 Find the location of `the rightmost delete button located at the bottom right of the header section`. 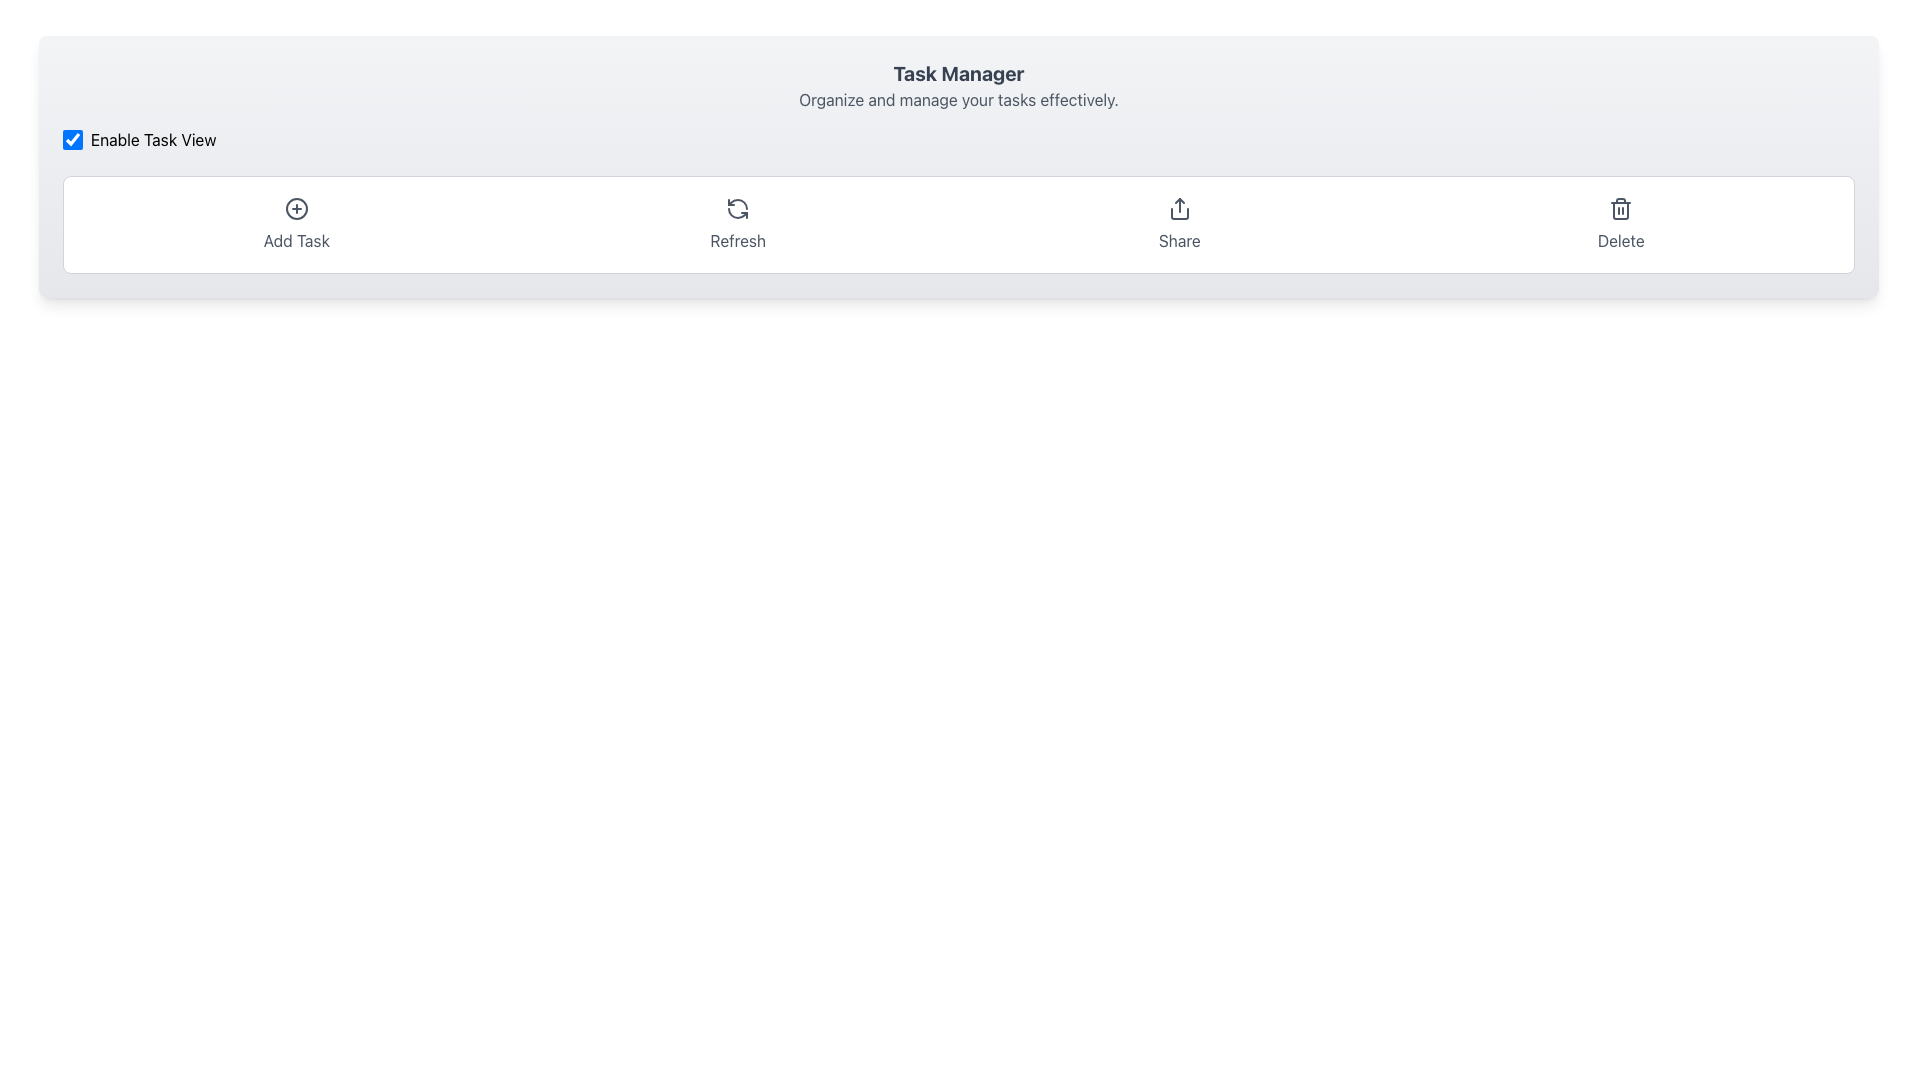

the rightmost delete button located at the bottom right of the header section is located at coordinates (1621, 224).